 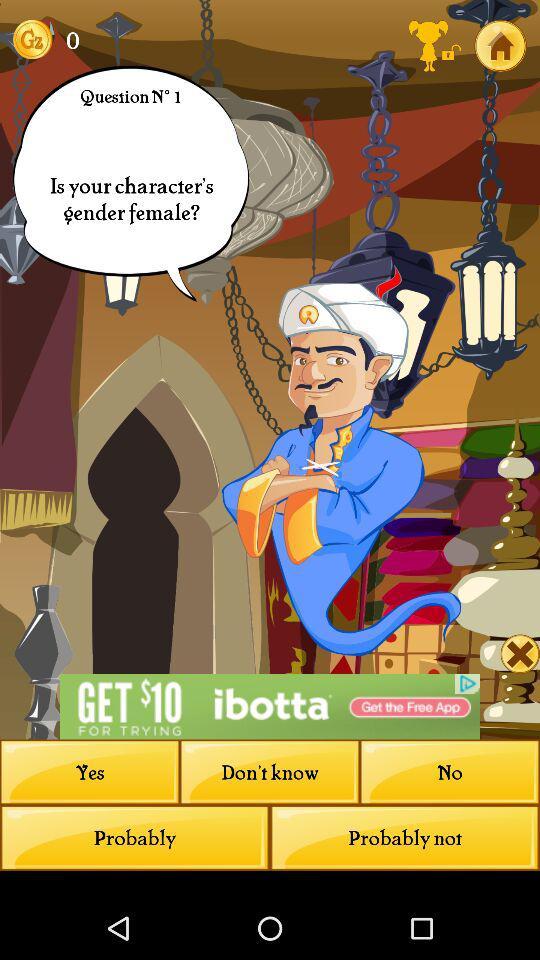 I want to click on the home icon, so click(x=499, y=48).